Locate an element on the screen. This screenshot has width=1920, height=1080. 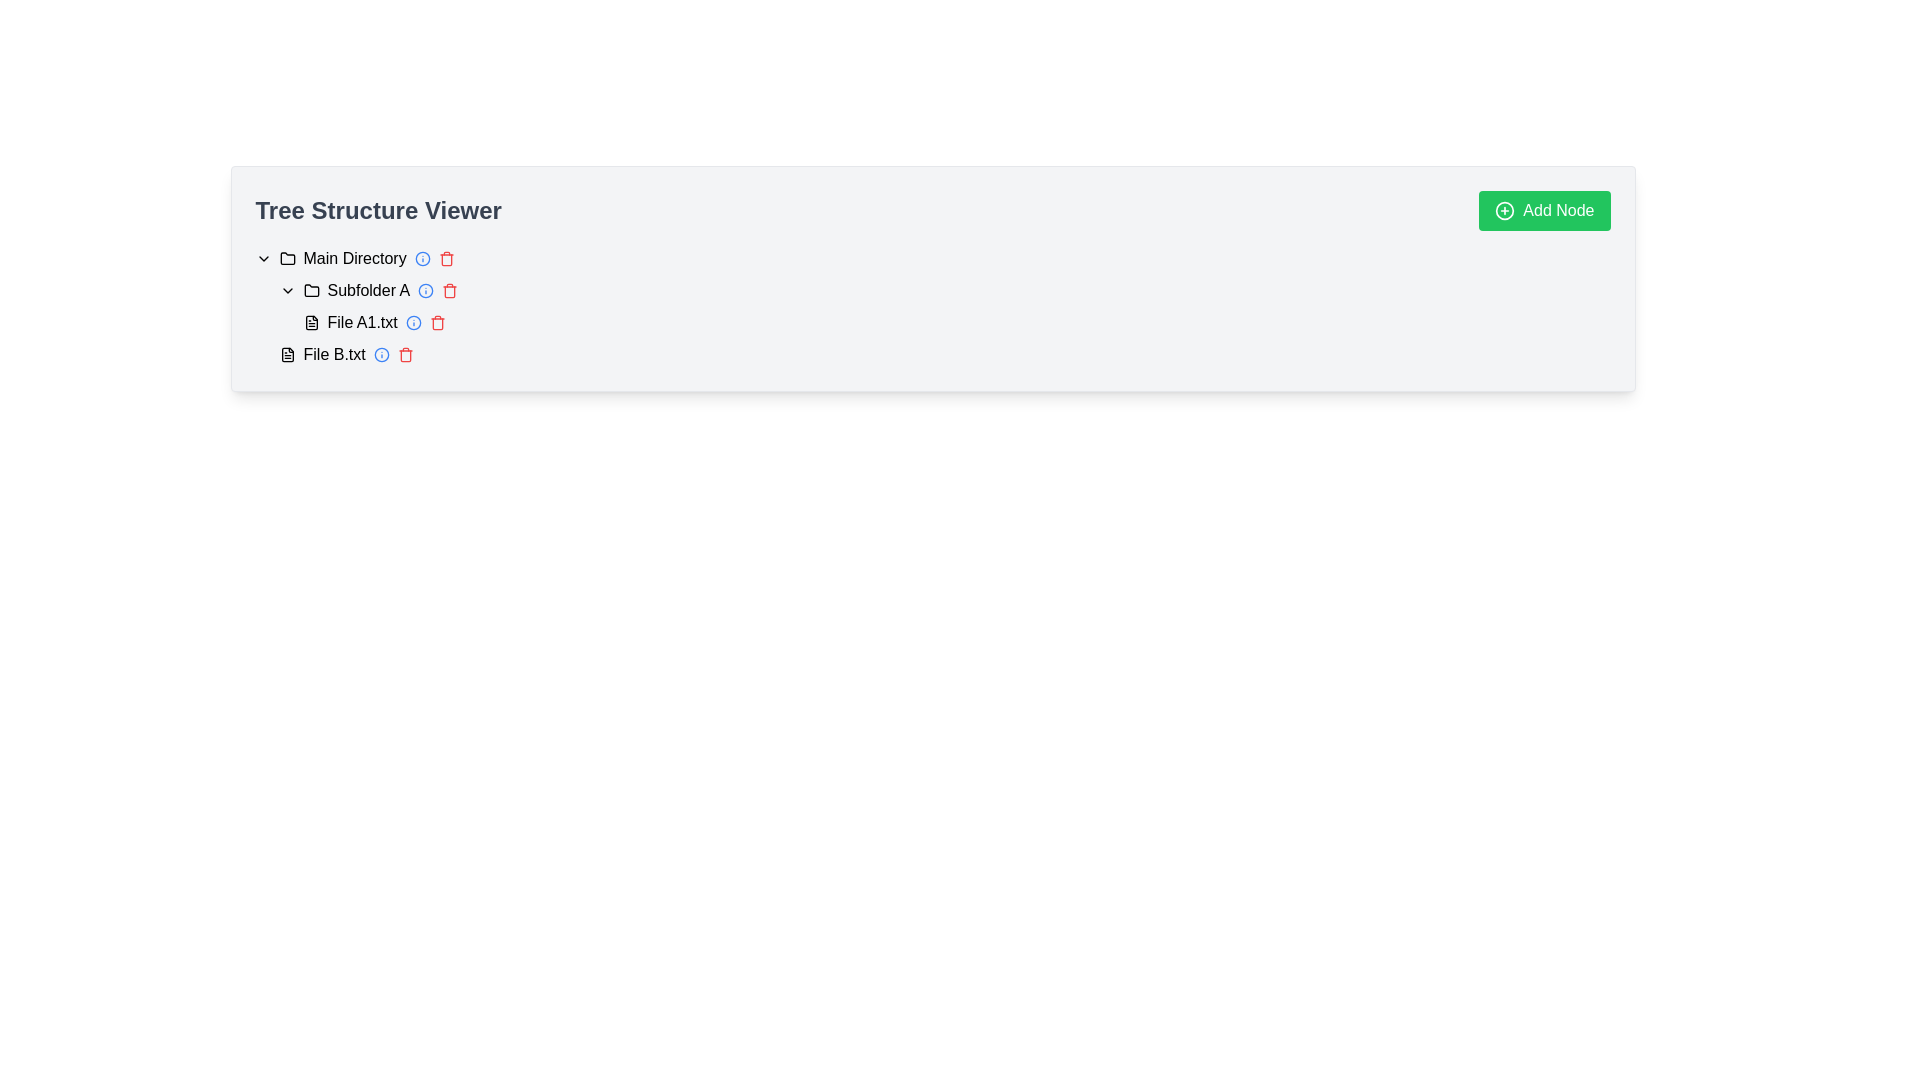
the red trash can icon with a rectangular body and rounded edges, located to the far right of the 'Main Directory' text, to possibly reveal additional context is located at coordinates (445, 257).